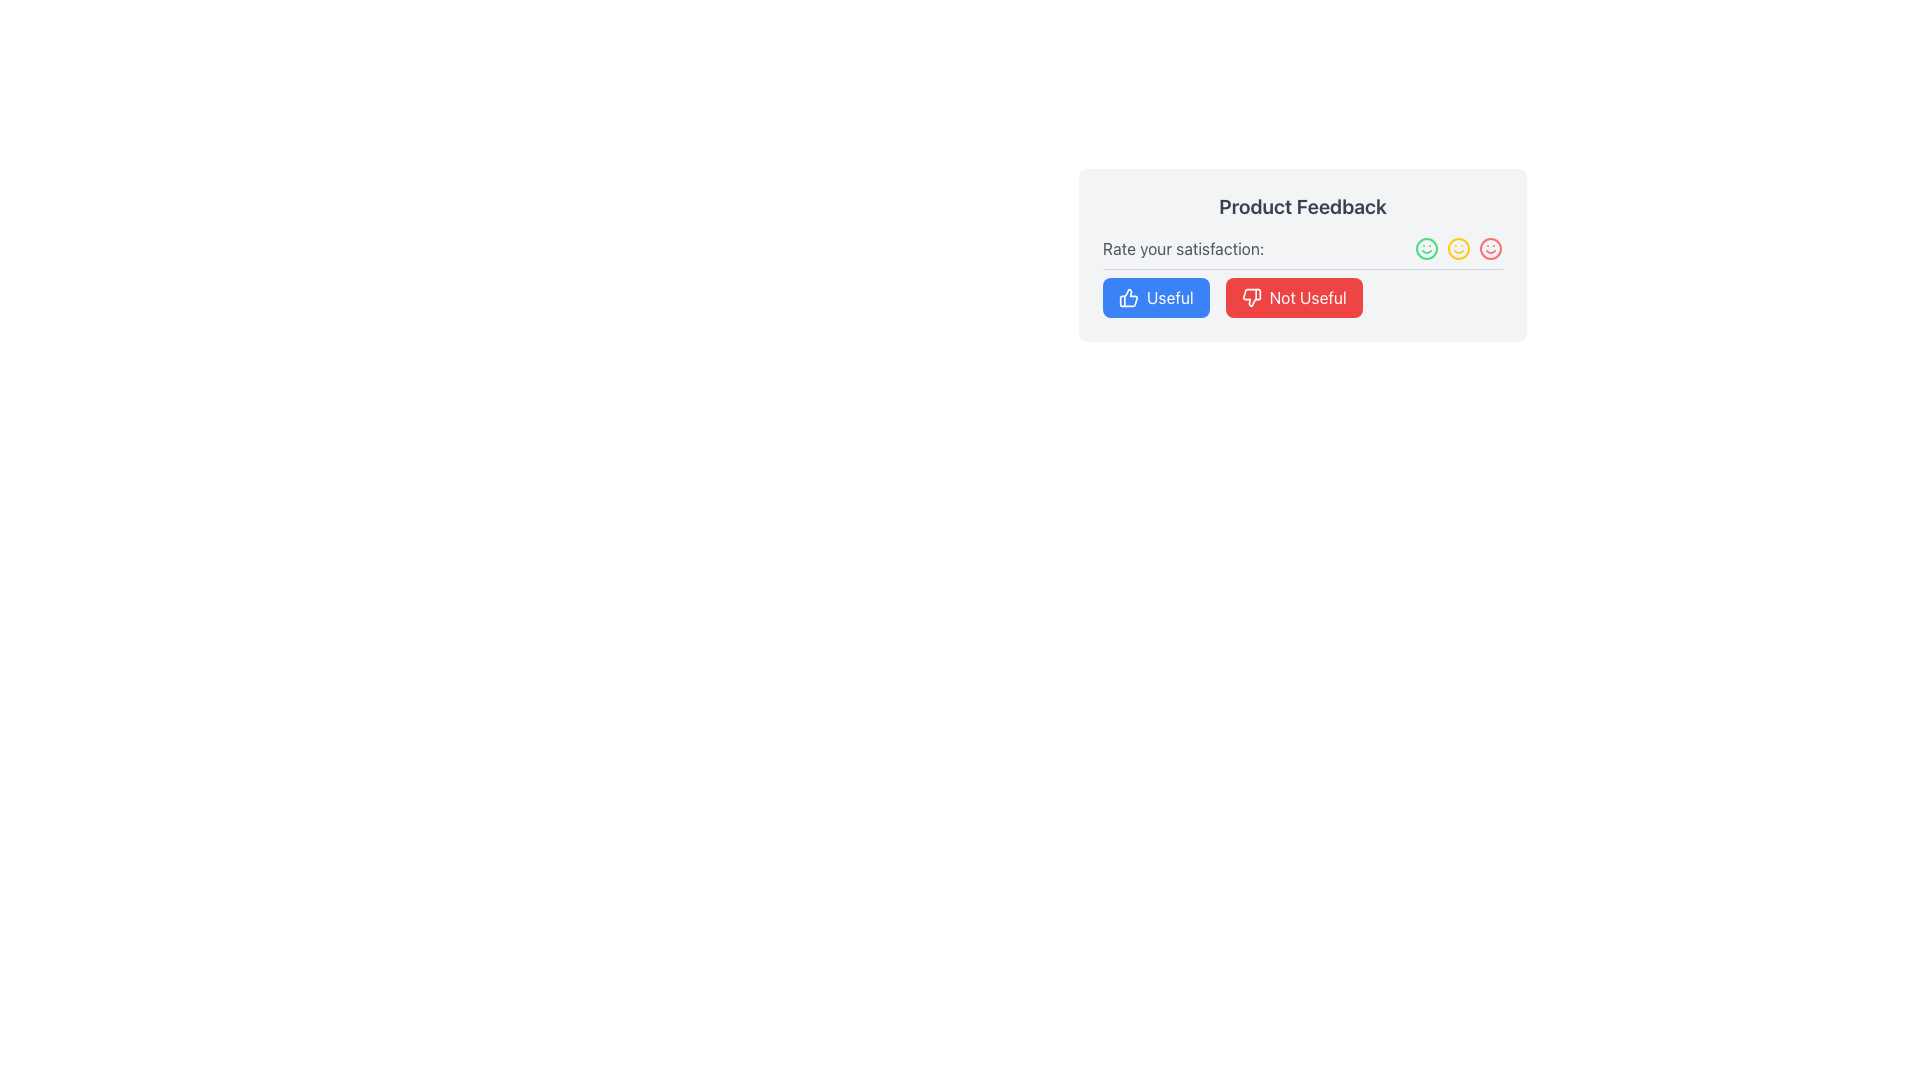  Describe the element at coordinates (1128, 297) in the screenshot. I see `the blue thumbs-up icon outlined with a white stroke` at that location.